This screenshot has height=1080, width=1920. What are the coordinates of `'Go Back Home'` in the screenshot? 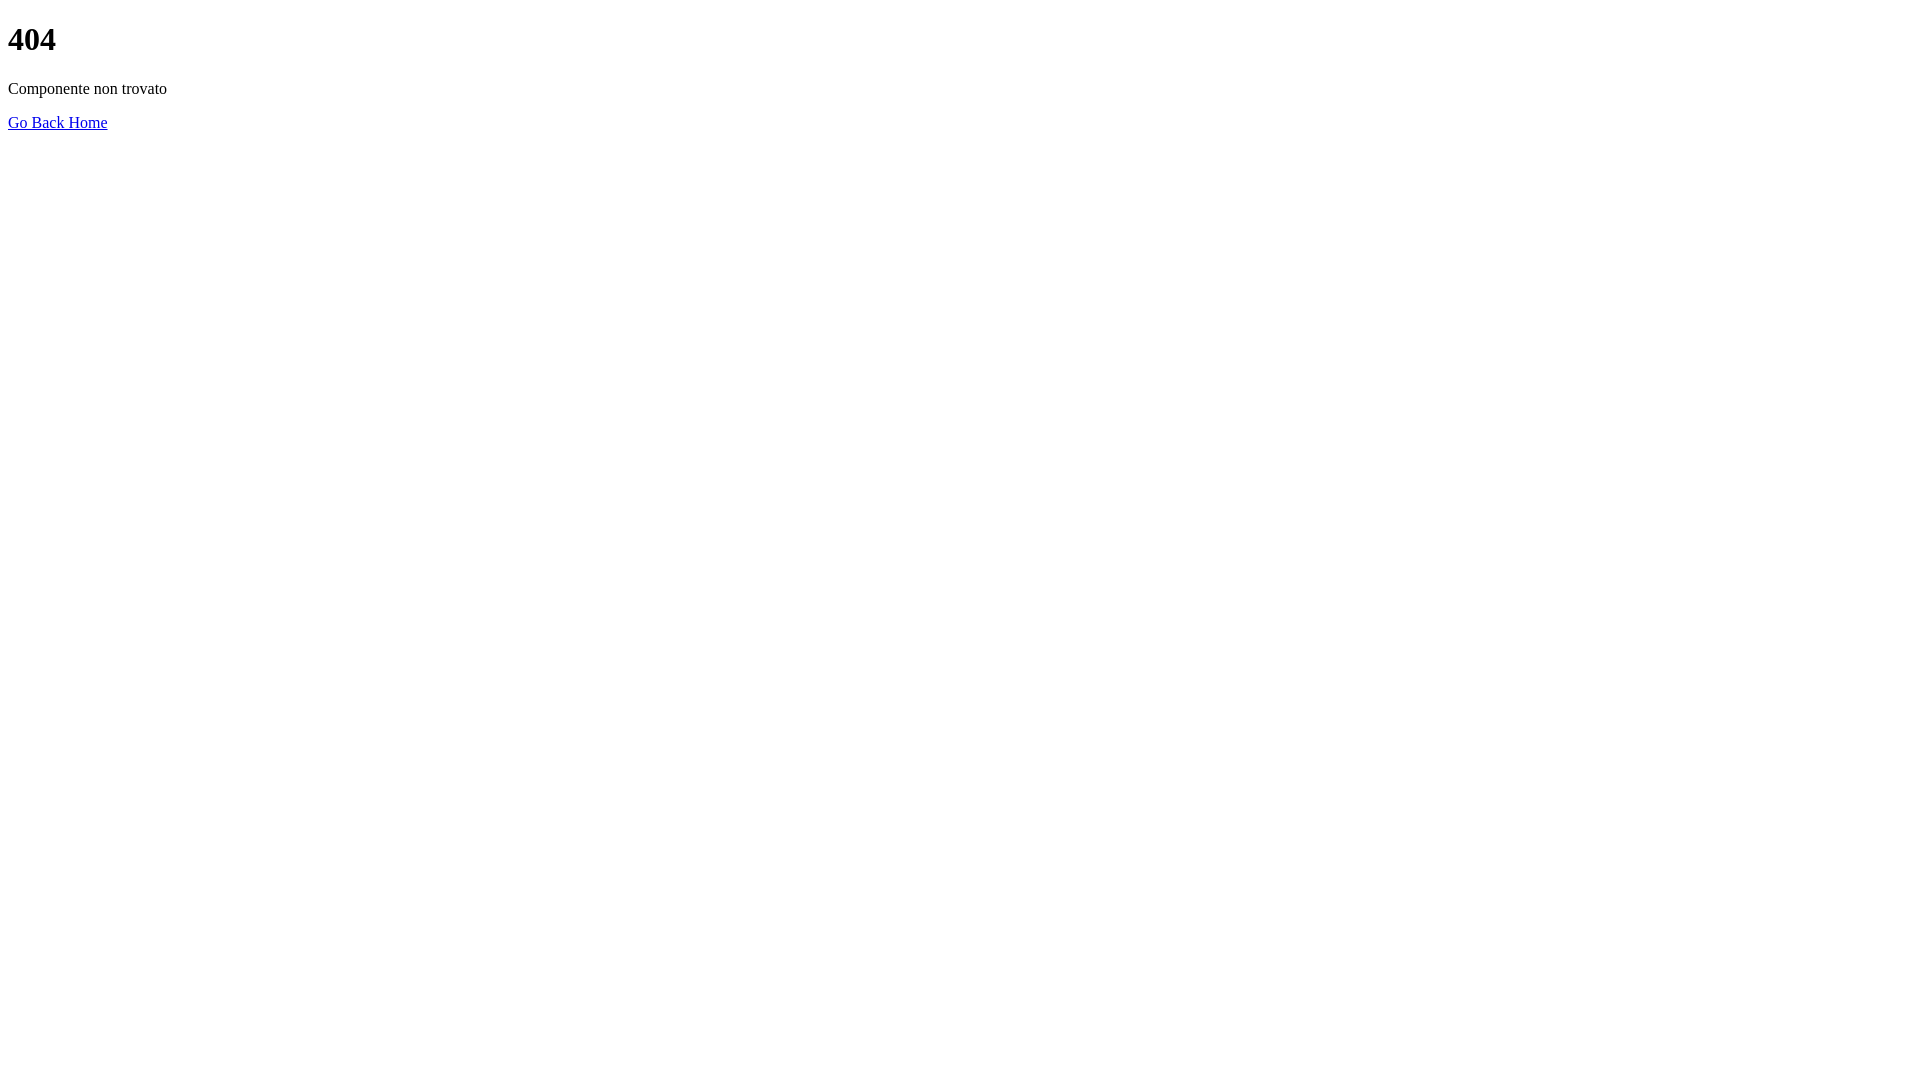 It's located at (57, 122).